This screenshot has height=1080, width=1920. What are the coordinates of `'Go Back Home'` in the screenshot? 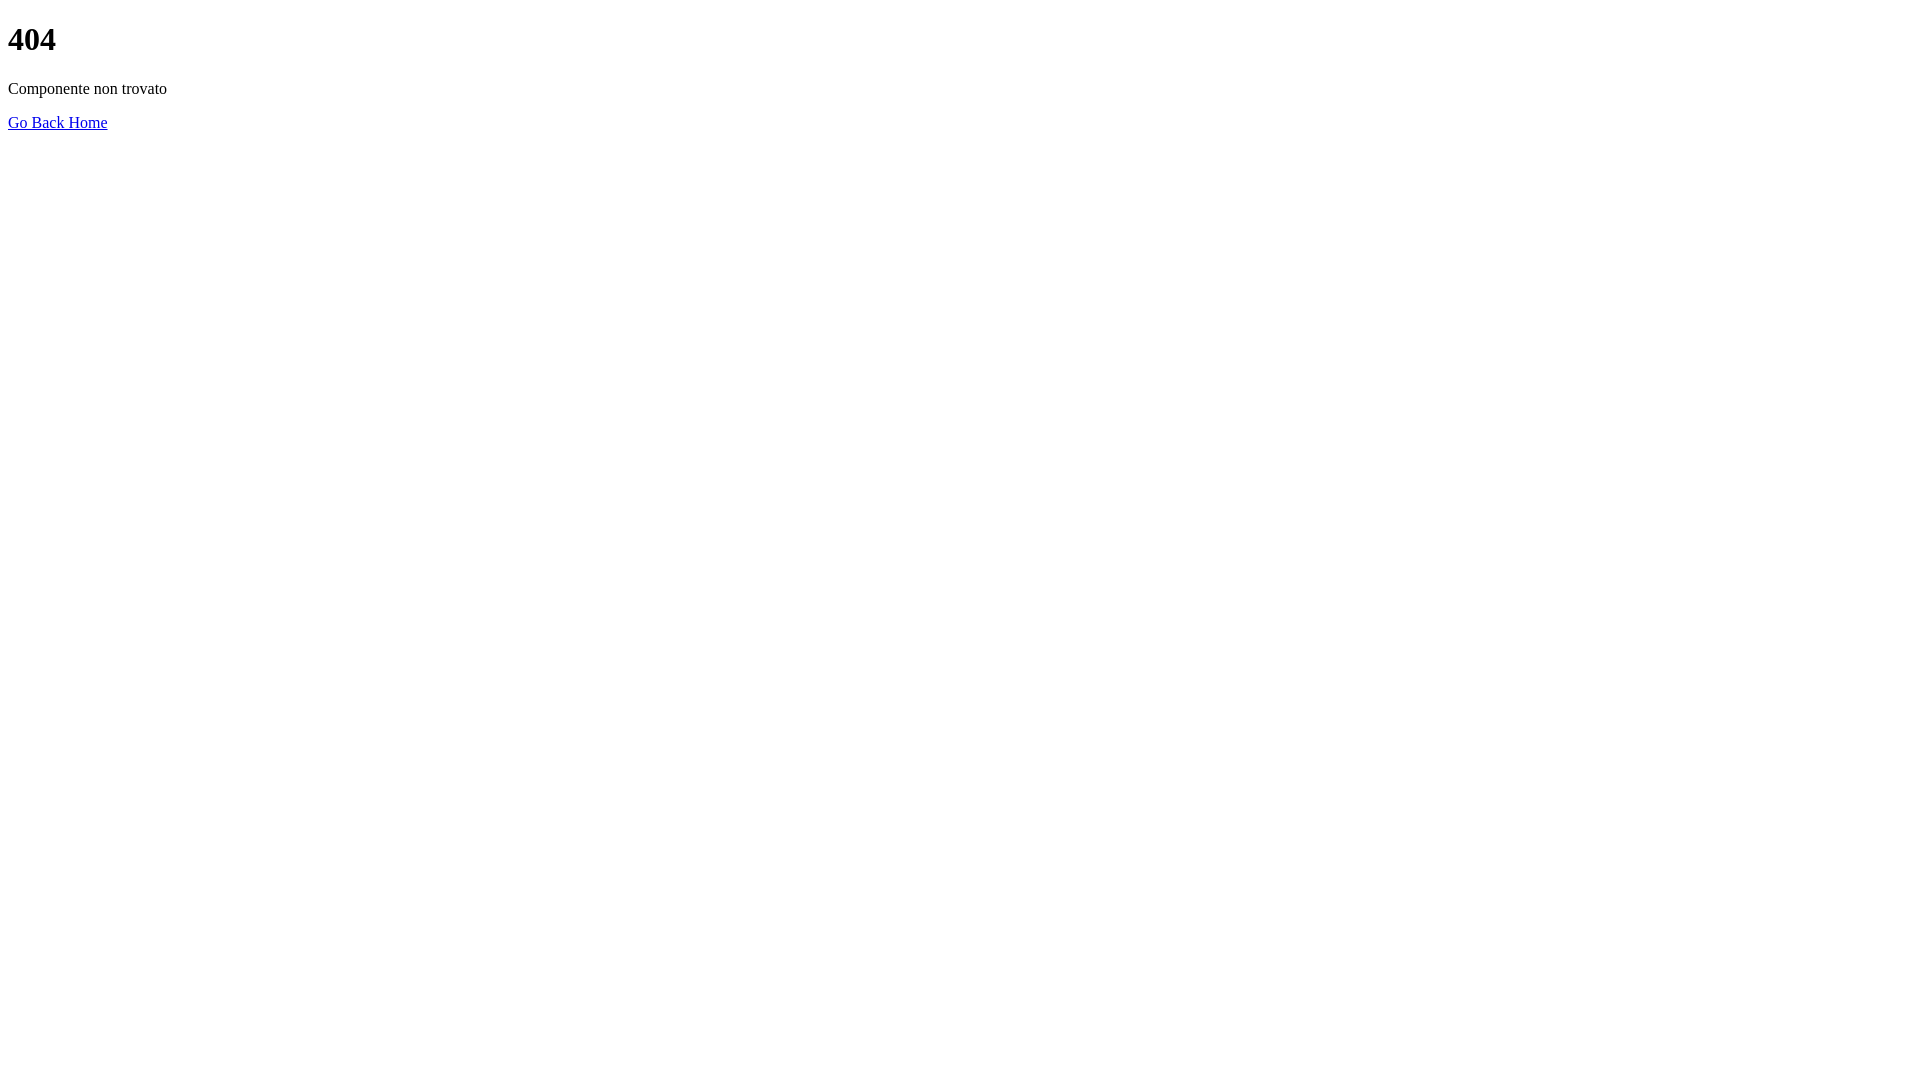 It's located at (57, 122).